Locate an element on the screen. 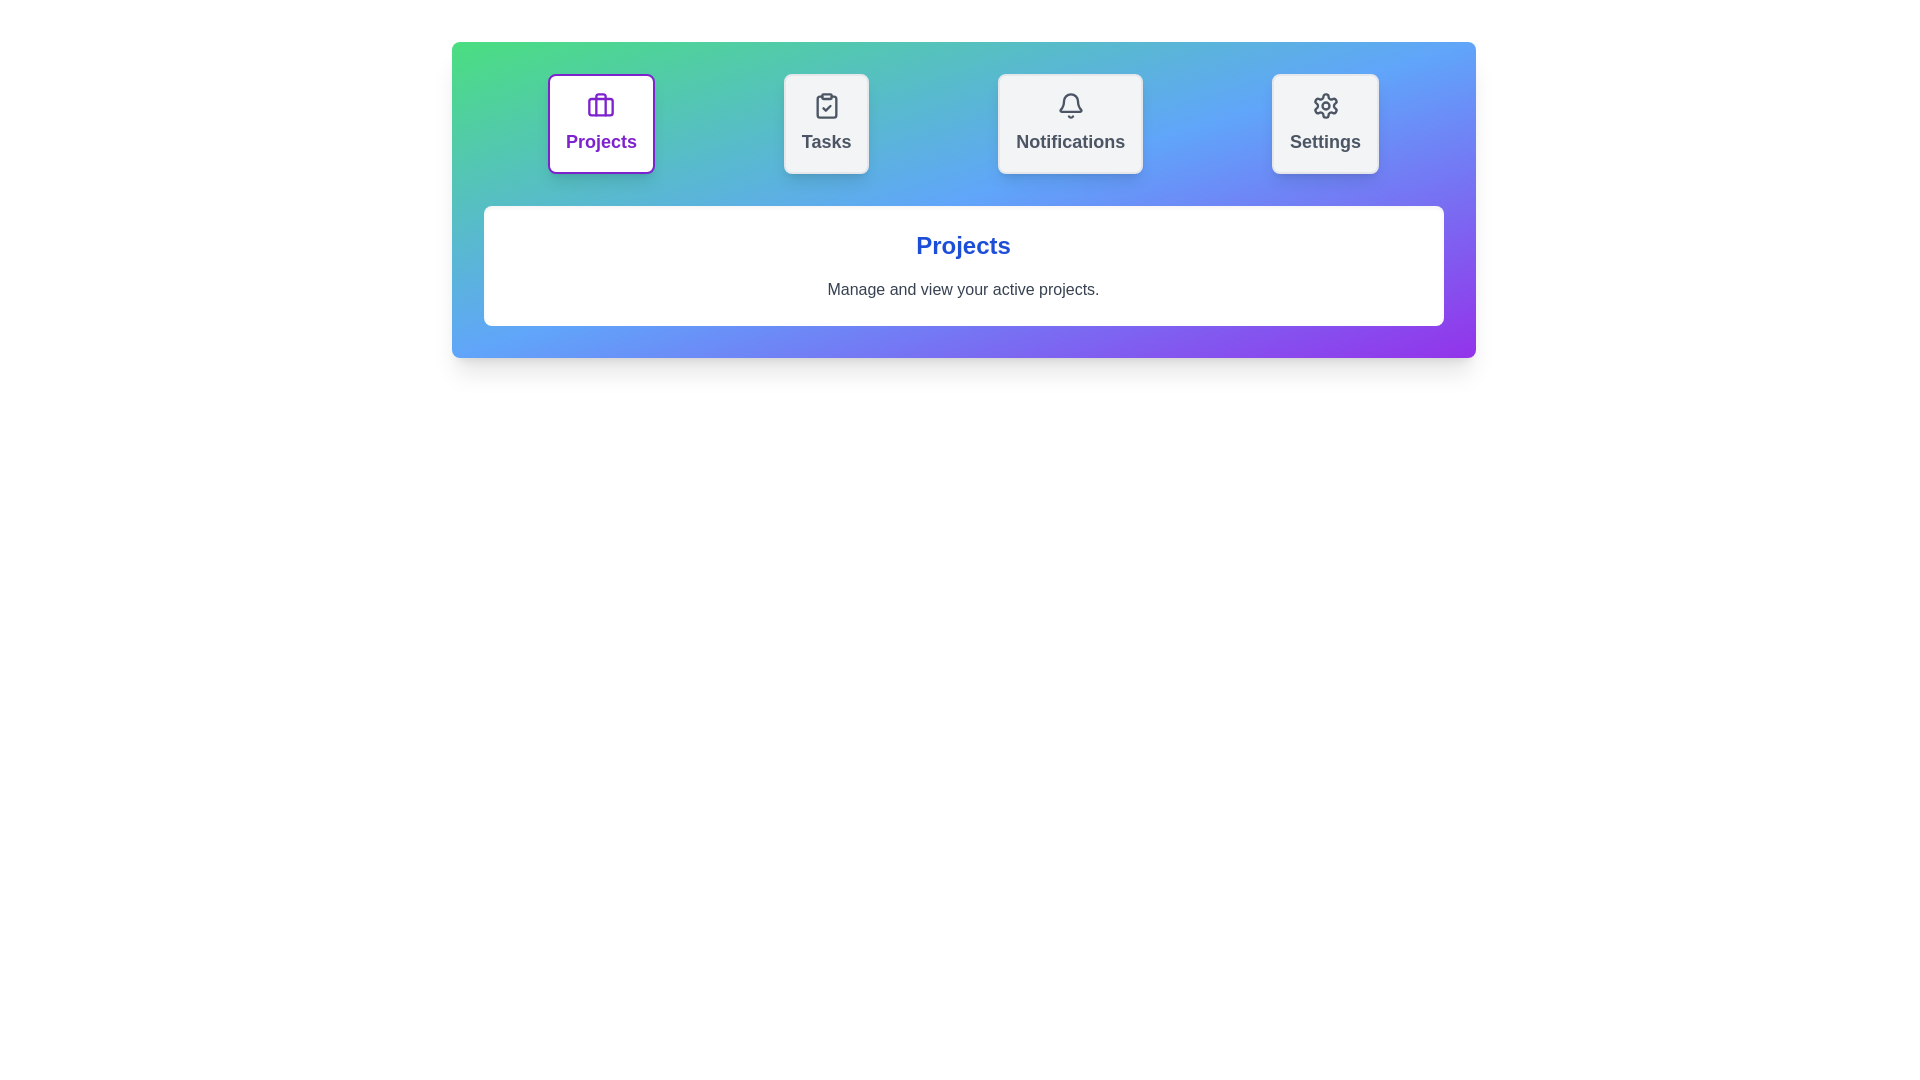  the tab labeled Settings to observe its hover effect is located at coordinates (1325, 123).